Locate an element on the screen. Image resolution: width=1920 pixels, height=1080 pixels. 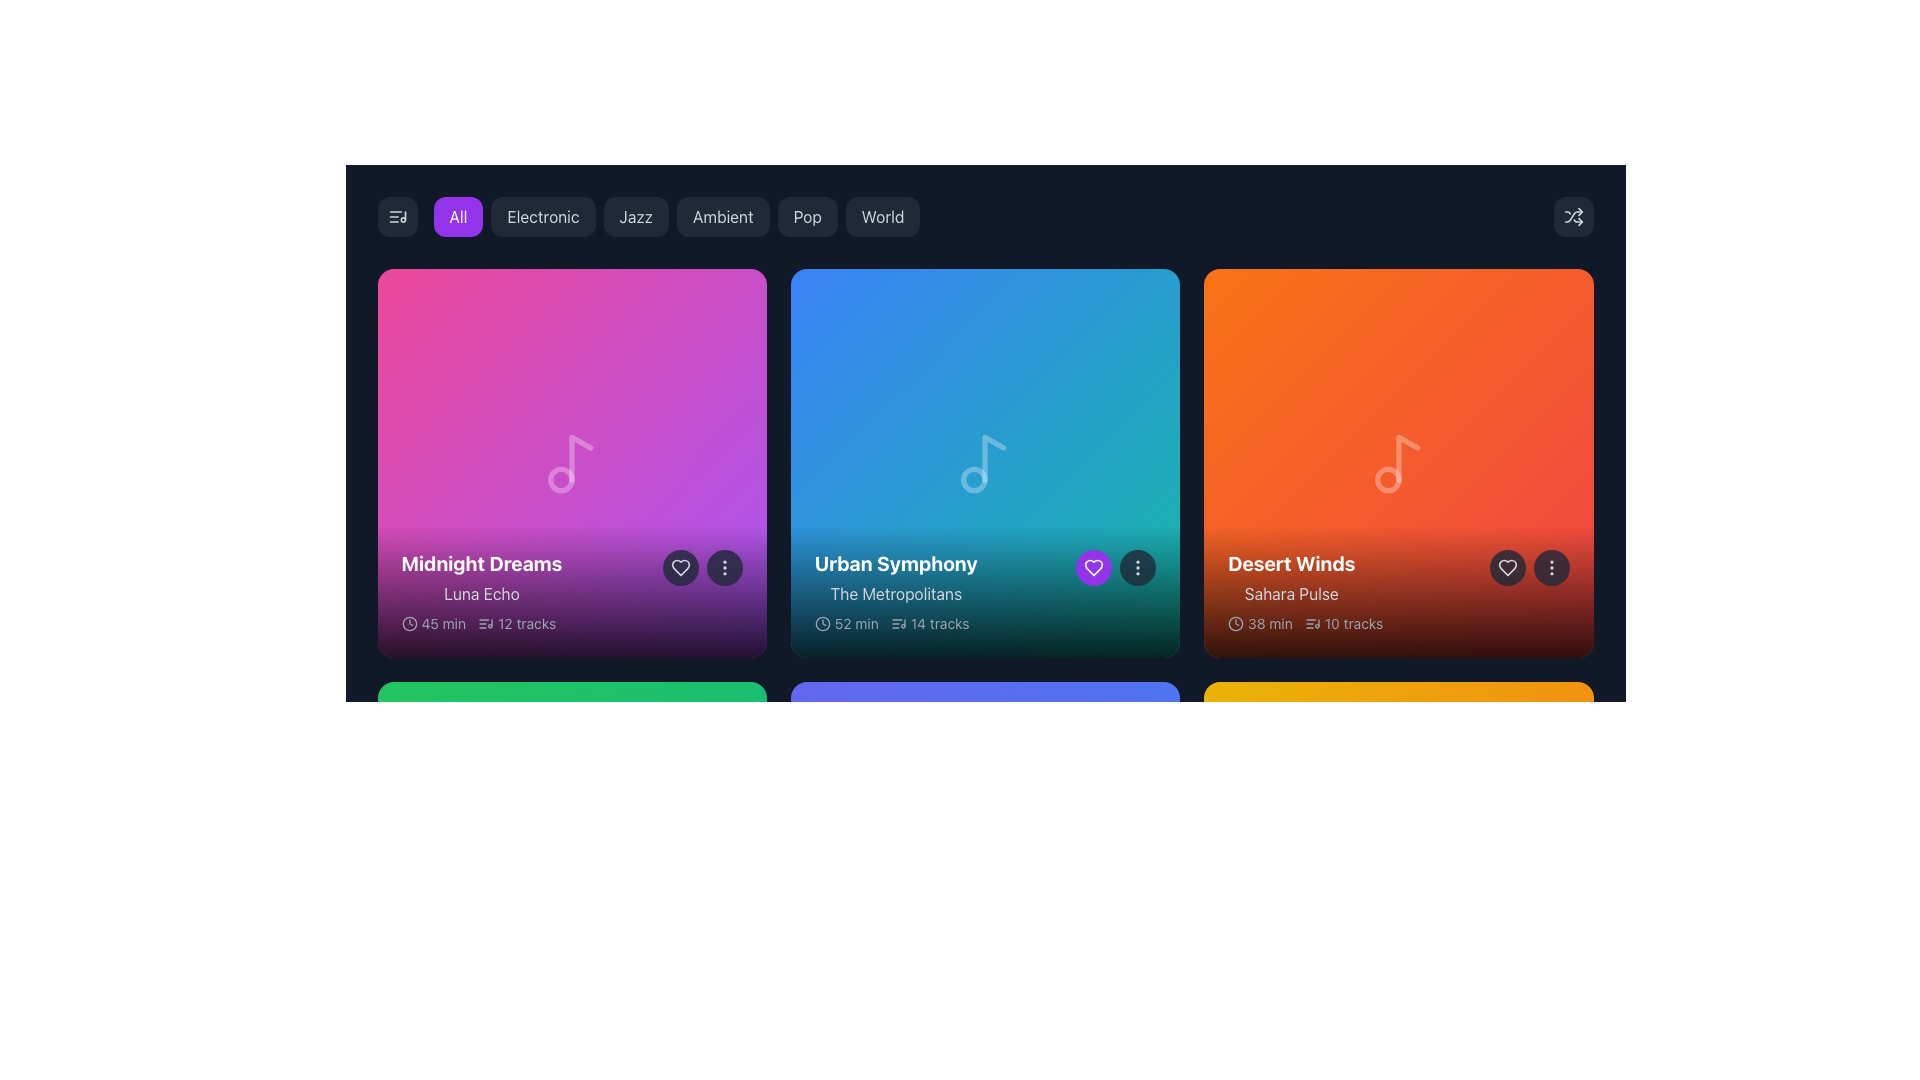
the heart-shaped icon button located at the bottom-right corner of the 'Midnight Dreams' card to mark the item as favorite is located at coordinates (680, 568).